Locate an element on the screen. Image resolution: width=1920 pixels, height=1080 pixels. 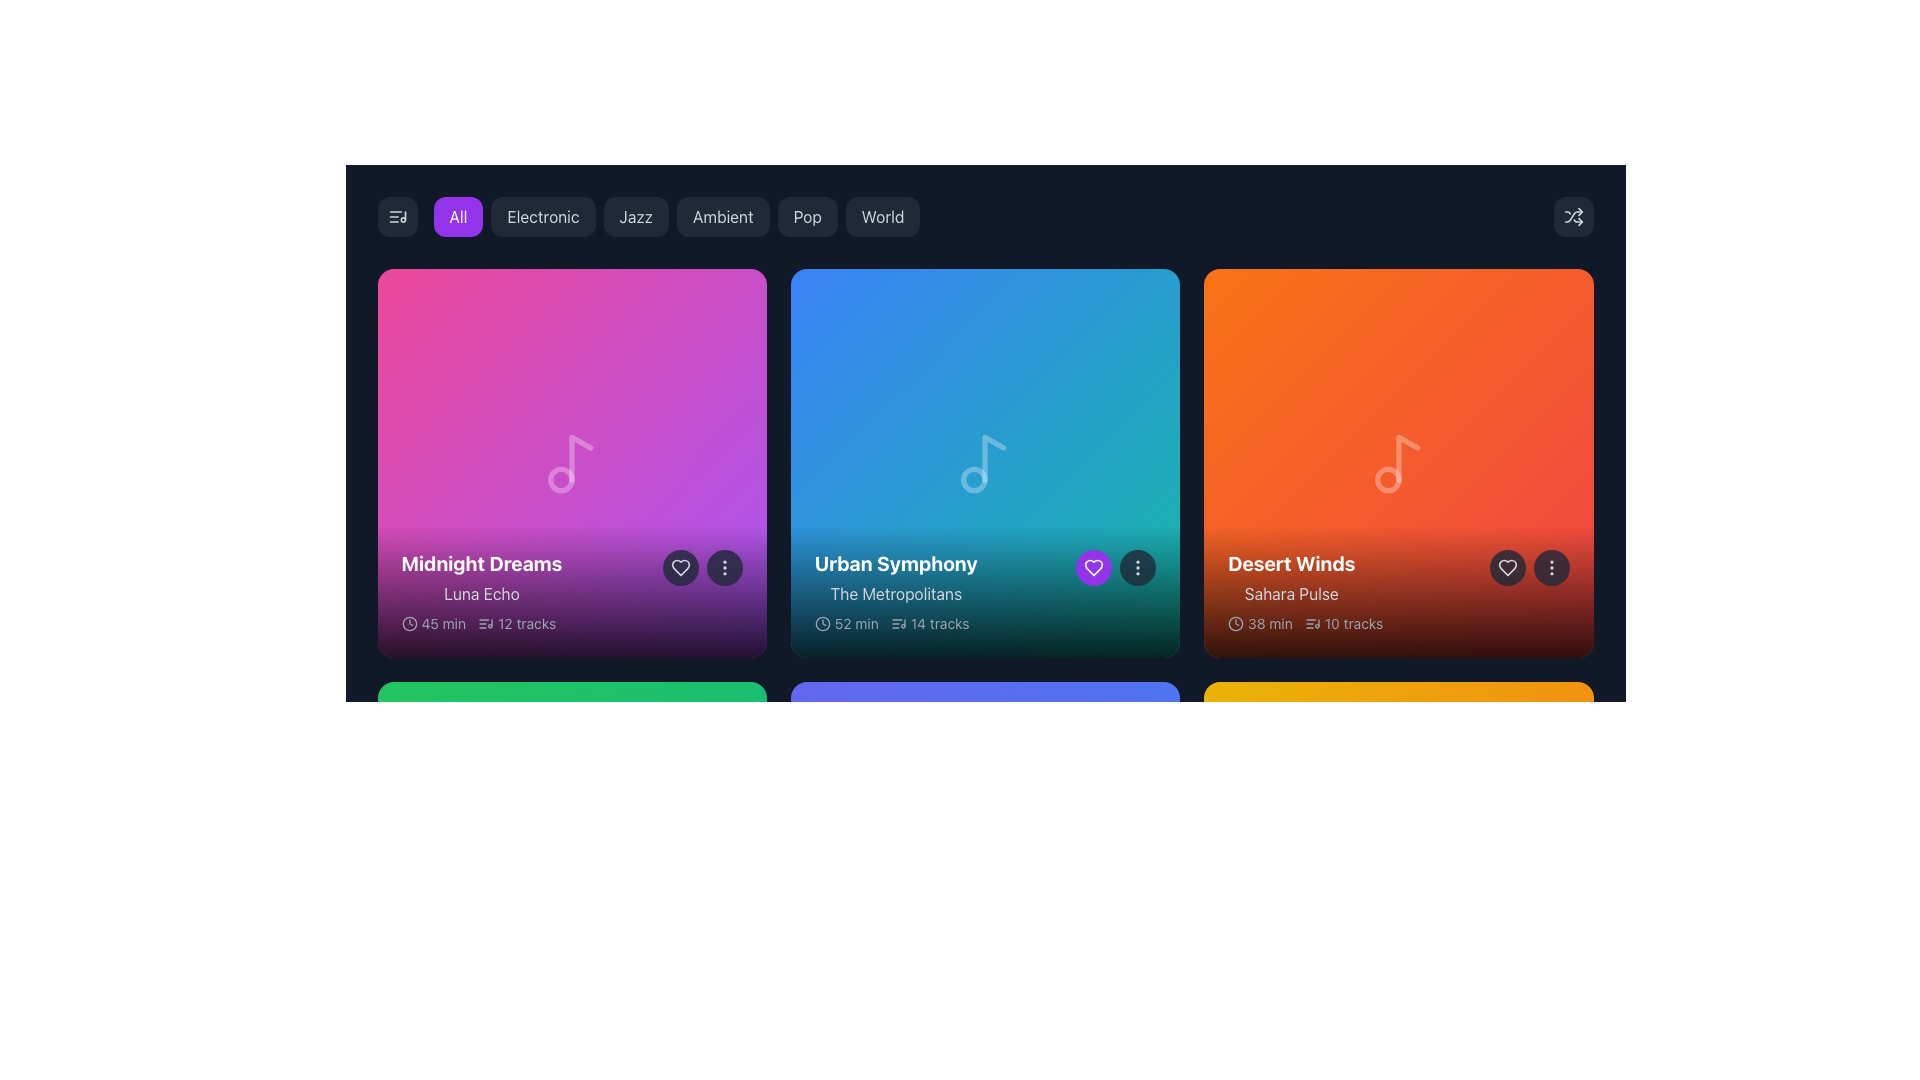
the heart-shaped icon button located at the bottom-right corner of the 'Midnight Dreams' card to mark the item as favorite is located at coordinates (680, 568).